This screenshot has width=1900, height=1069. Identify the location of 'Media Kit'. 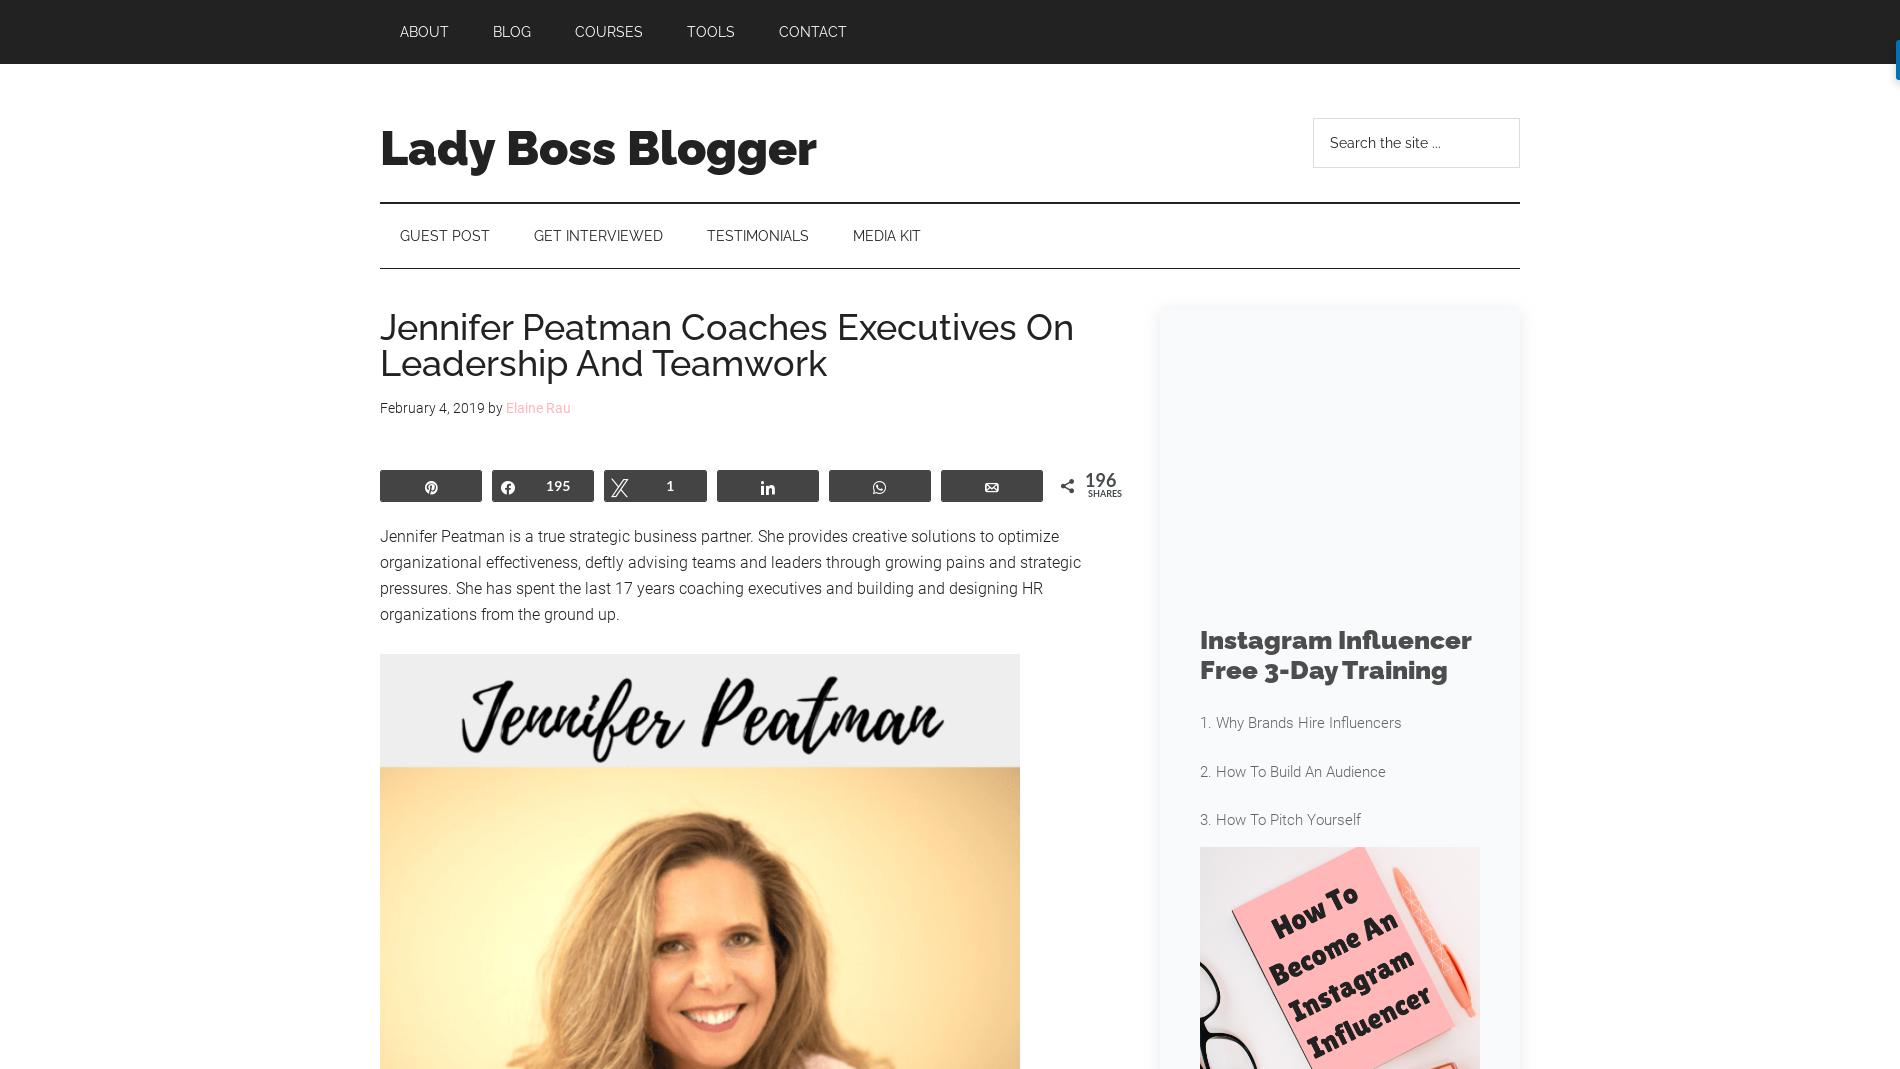
(885, 235).